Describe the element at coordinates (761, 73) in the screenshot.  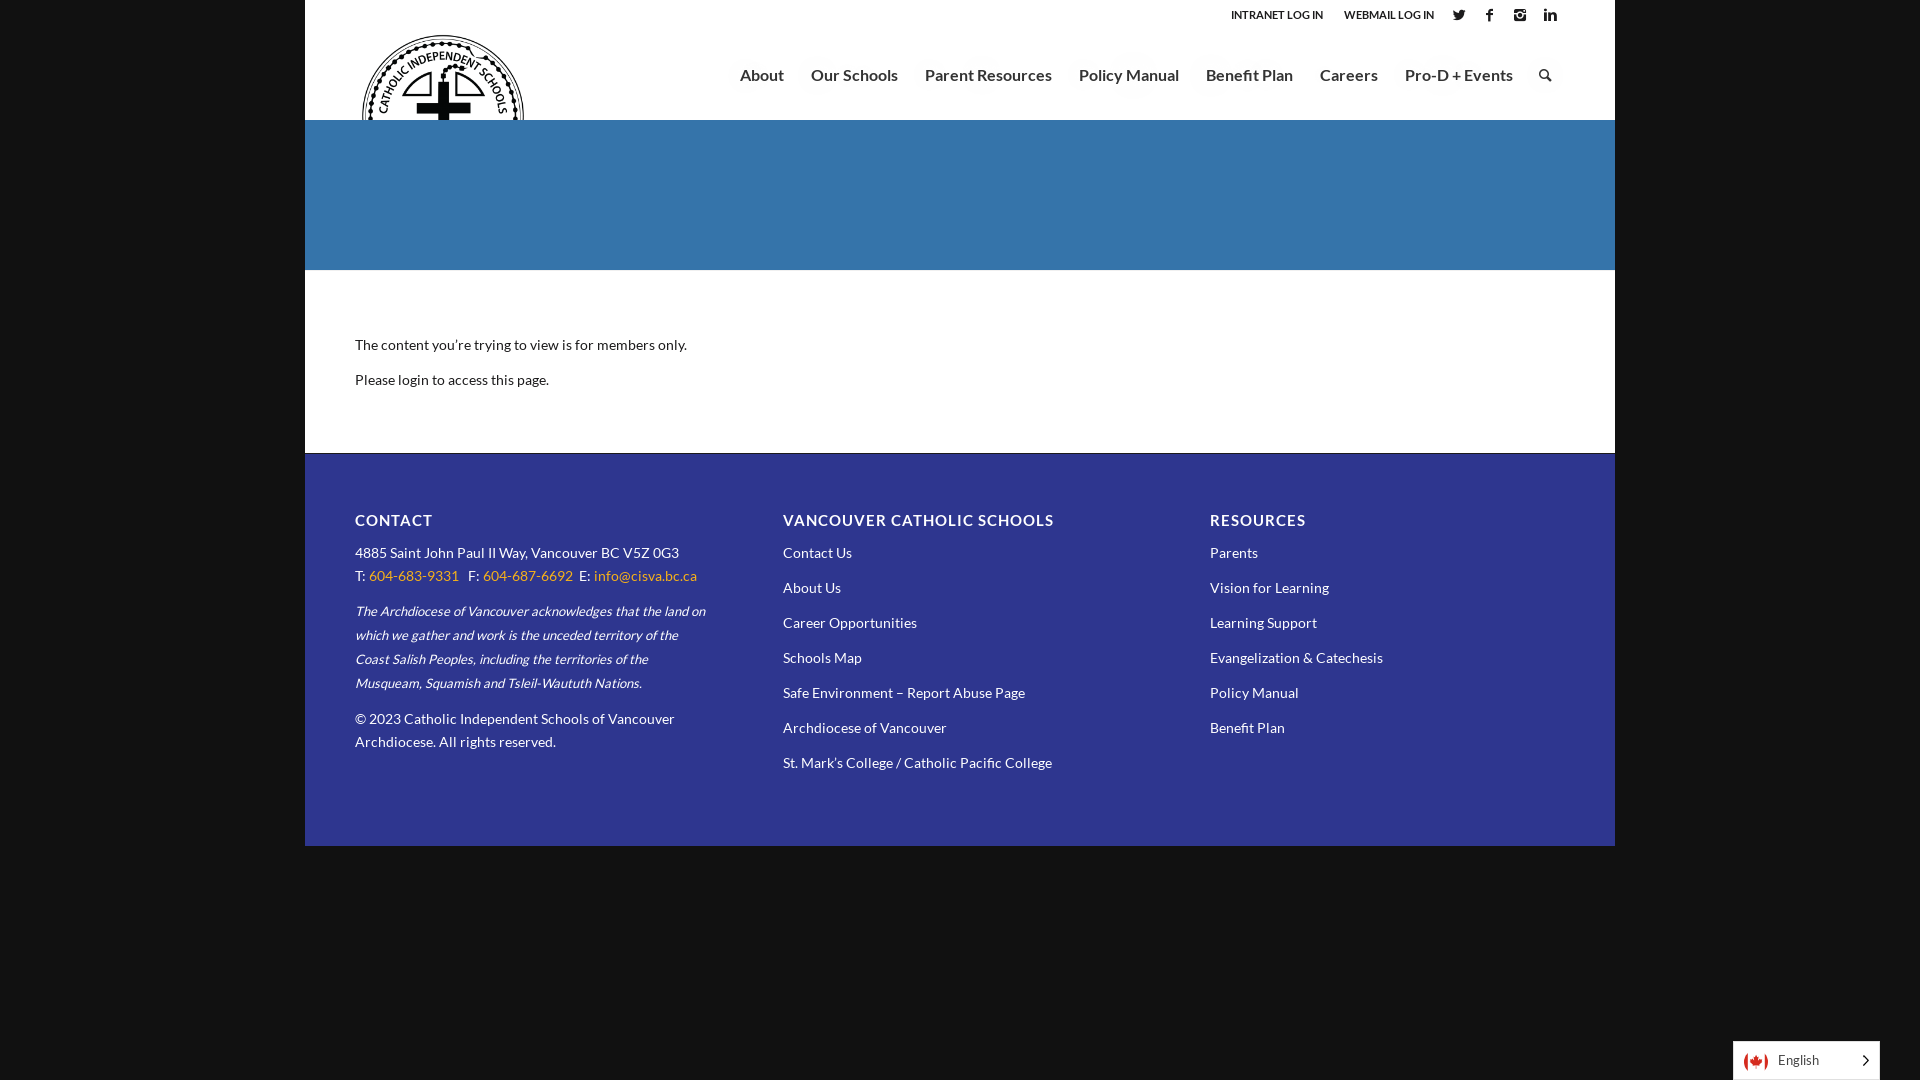
I see `'About'` at that location.